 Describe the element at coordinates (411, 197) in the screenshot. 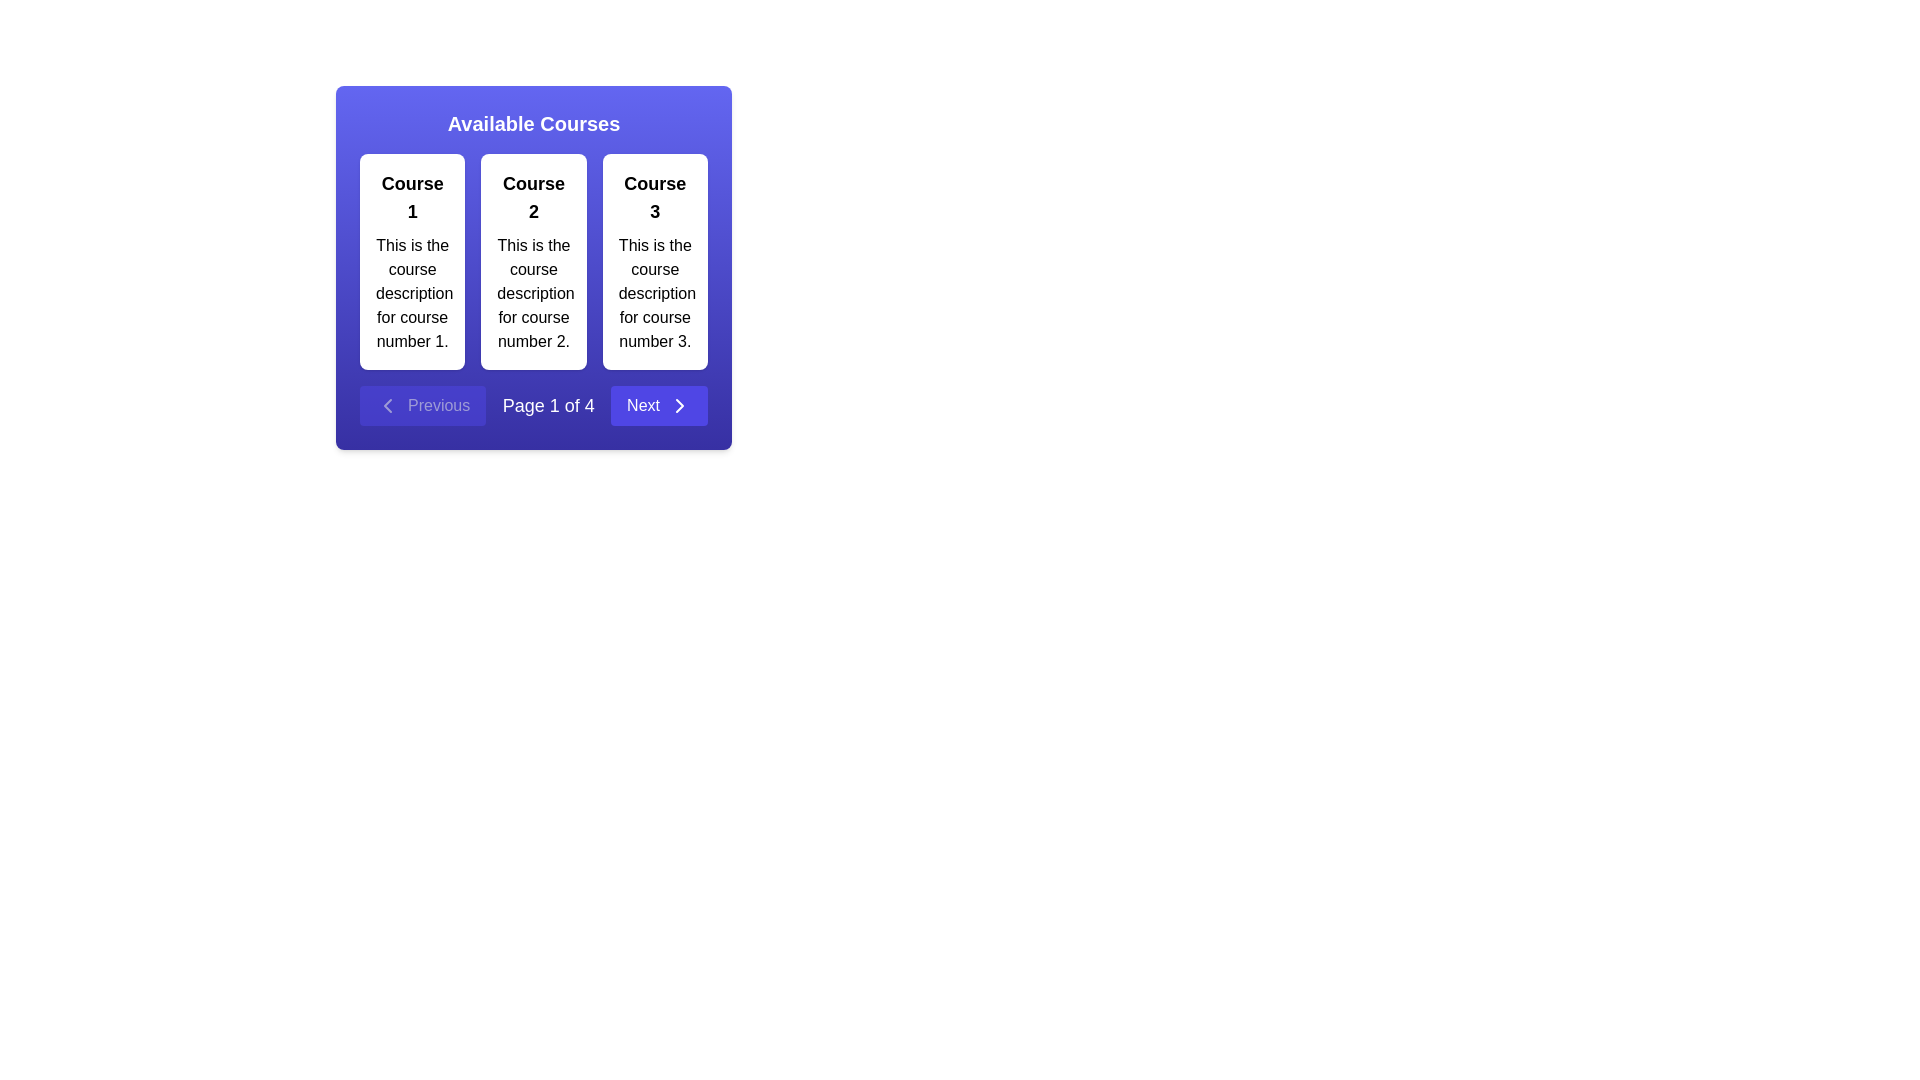

I see `the text element displaying 'Course 1', which is styled as a bold heading in a larger black font, located at the top of the first course card` at that location.